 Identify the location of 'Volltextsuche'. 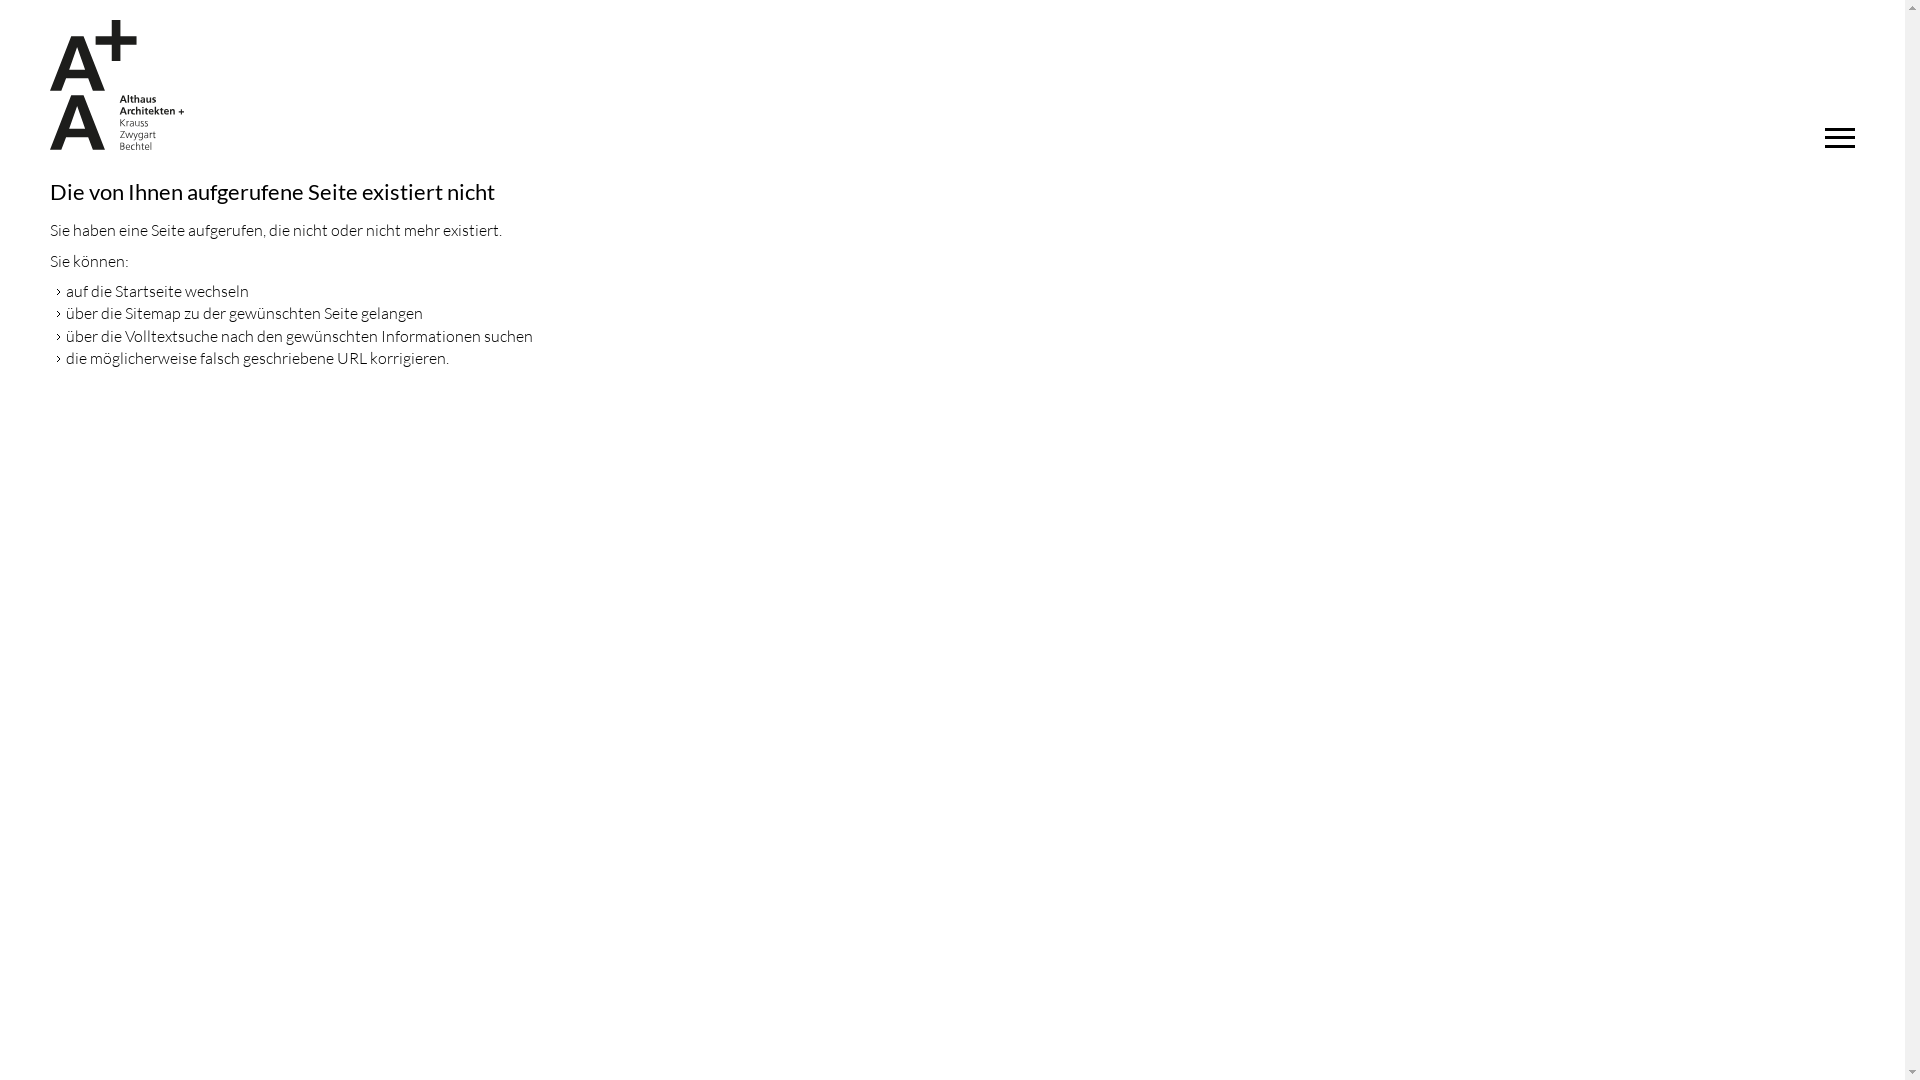
(123, 334).